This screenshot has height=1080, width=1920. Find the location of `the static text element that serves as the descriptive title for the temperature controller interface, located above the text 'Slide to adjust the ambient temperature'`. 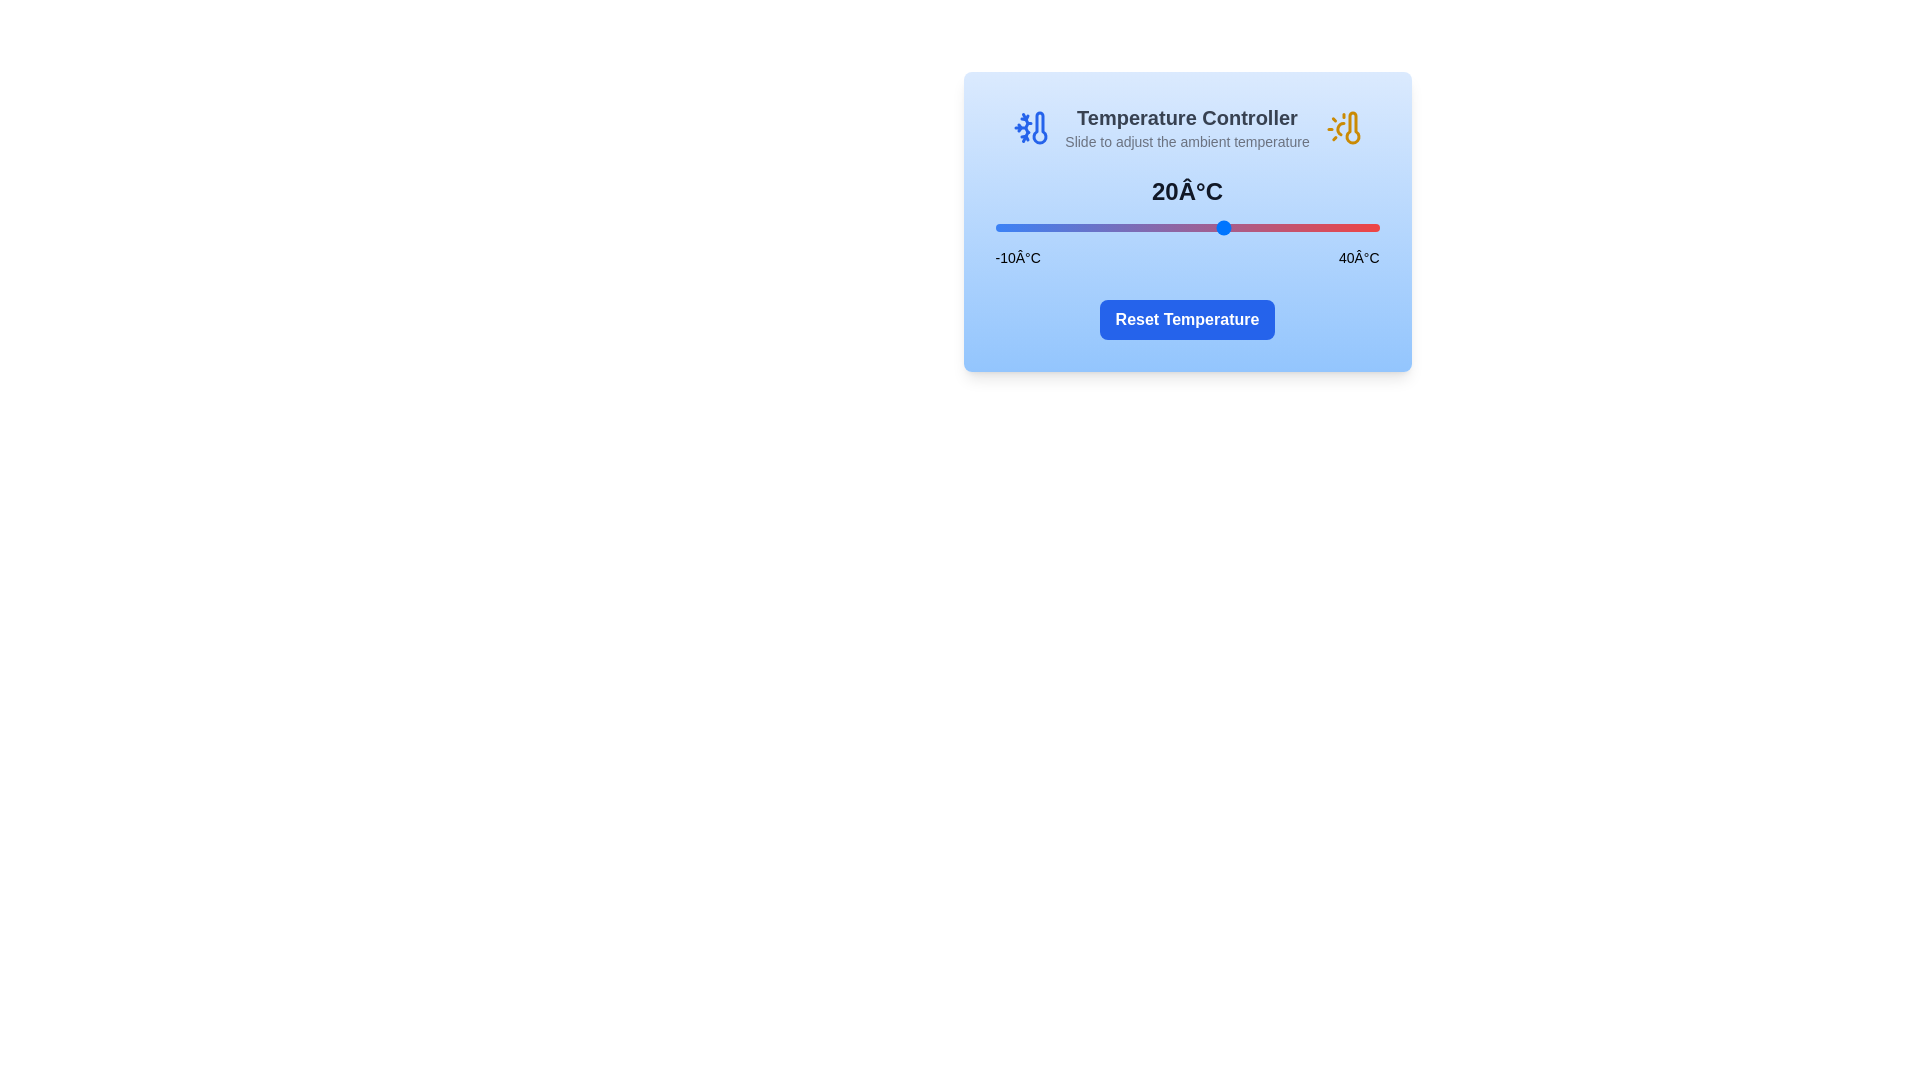

the static text element that serves as the descriptive title for the temperature controller interface, located above the text 'Slide to adjust the ambient temperature' is located at coordinates (1187, 118).